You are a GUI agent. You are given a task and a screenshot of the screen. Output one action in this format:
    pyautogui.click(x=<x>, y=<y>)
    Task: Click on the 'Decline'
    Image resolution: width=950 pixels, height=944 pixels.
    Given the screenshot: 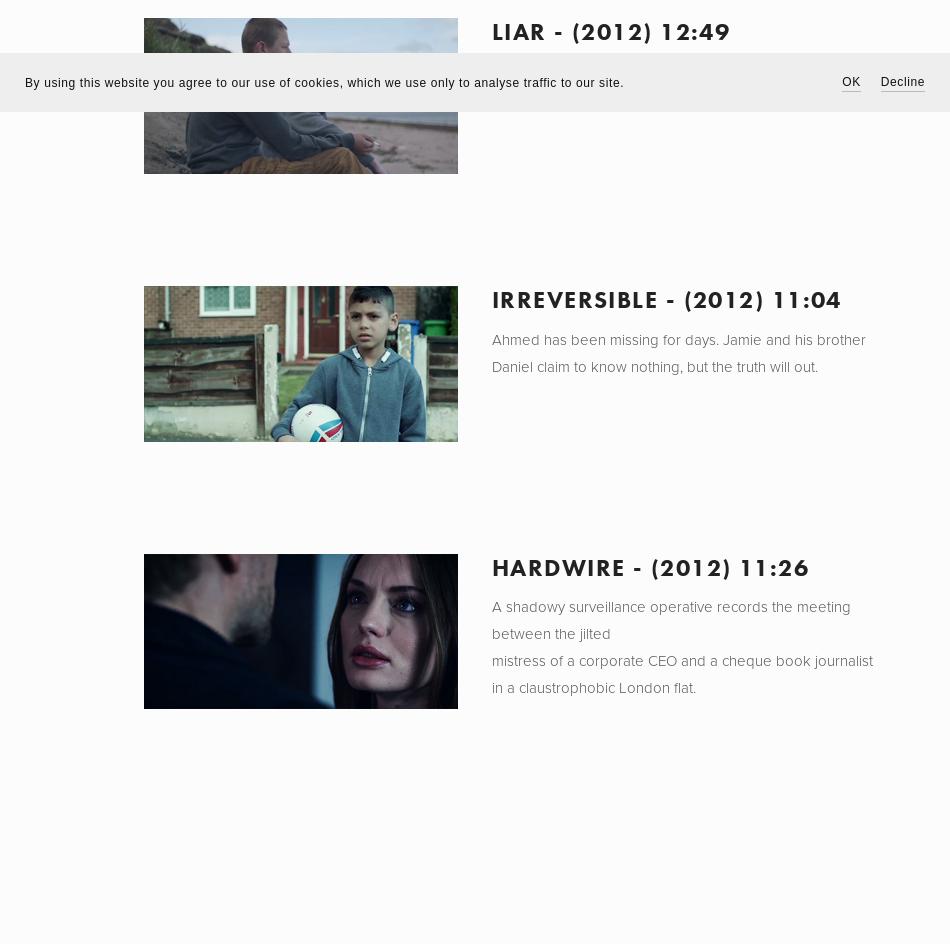 What is the action you would take?
    pyautogui.click(x=901, y=81)
    